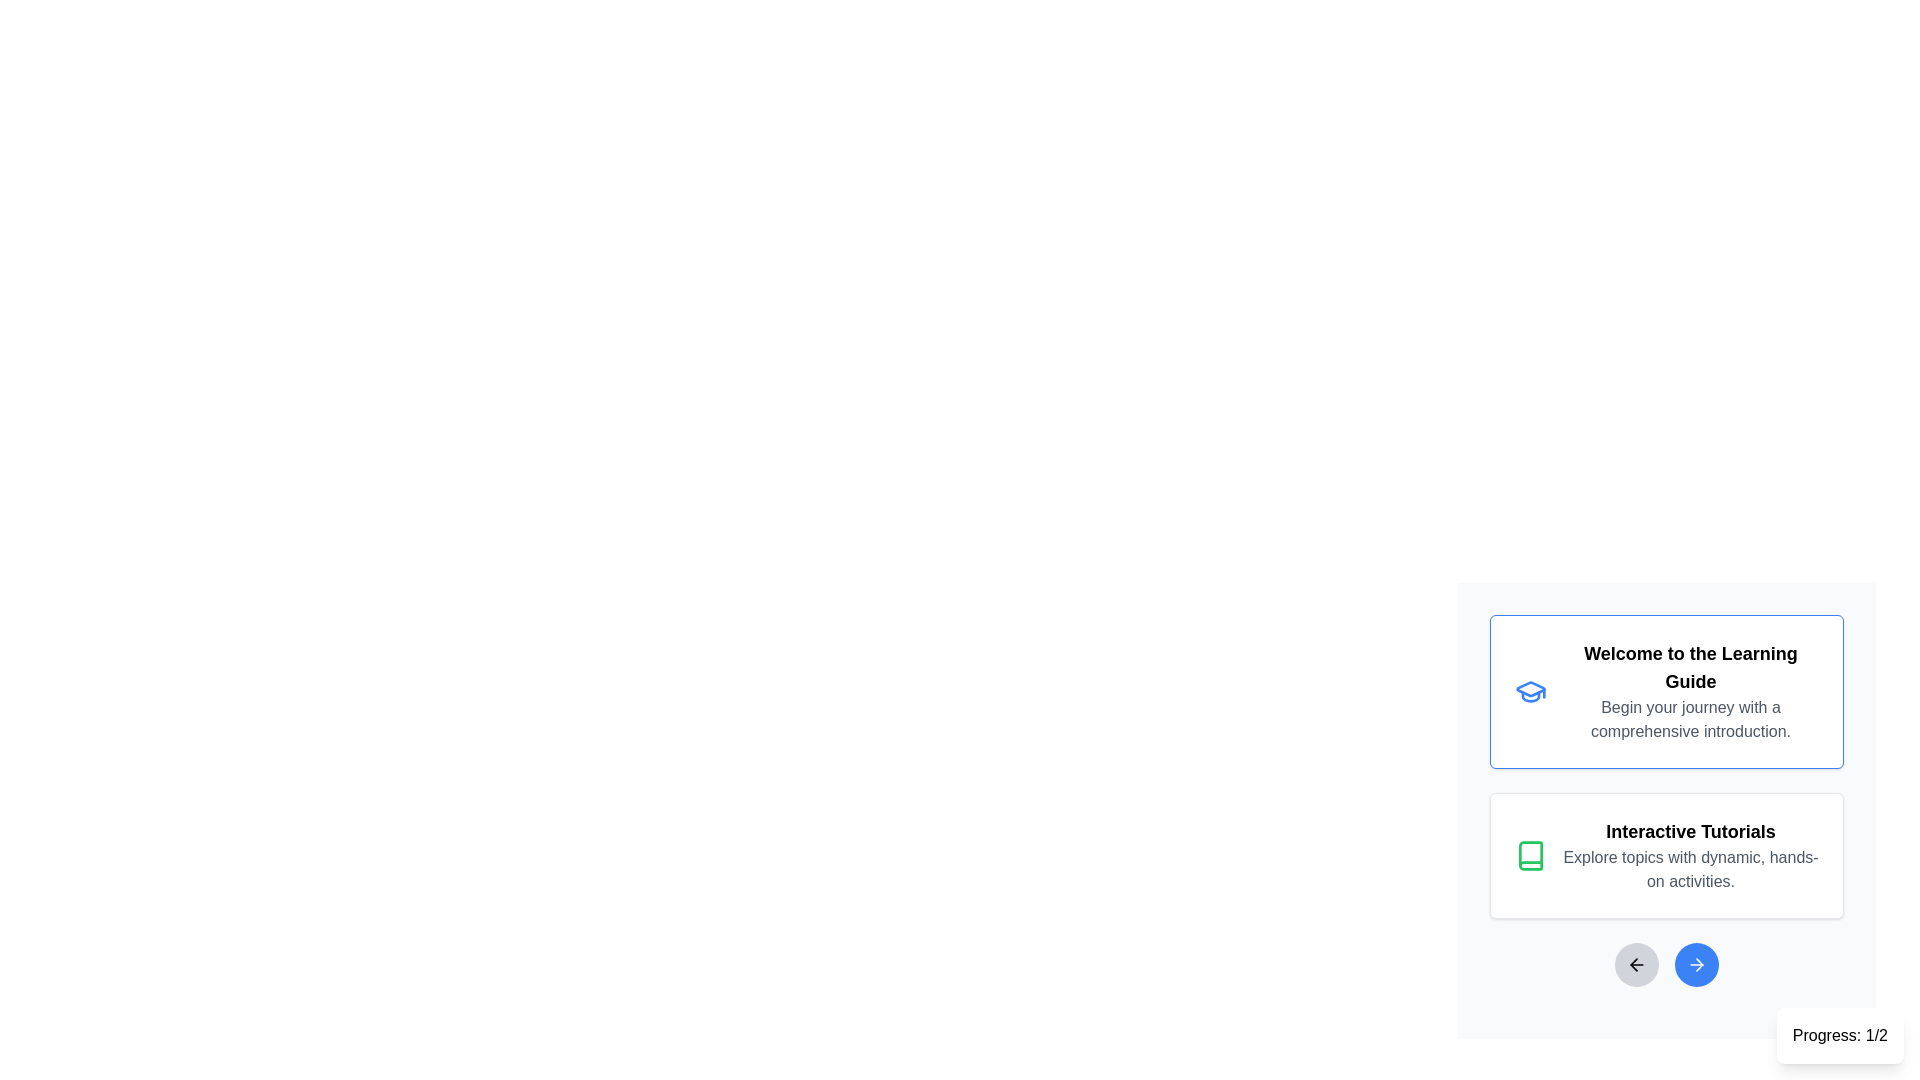 The width and height of the screenshot is (1920, 1080). Describe the element at coordinates (1530, 690) in the screenshot. I see `the educational learning icon located in the top card of the vertical stack labeled 'Welcome to the Learning Guide'` at that location.